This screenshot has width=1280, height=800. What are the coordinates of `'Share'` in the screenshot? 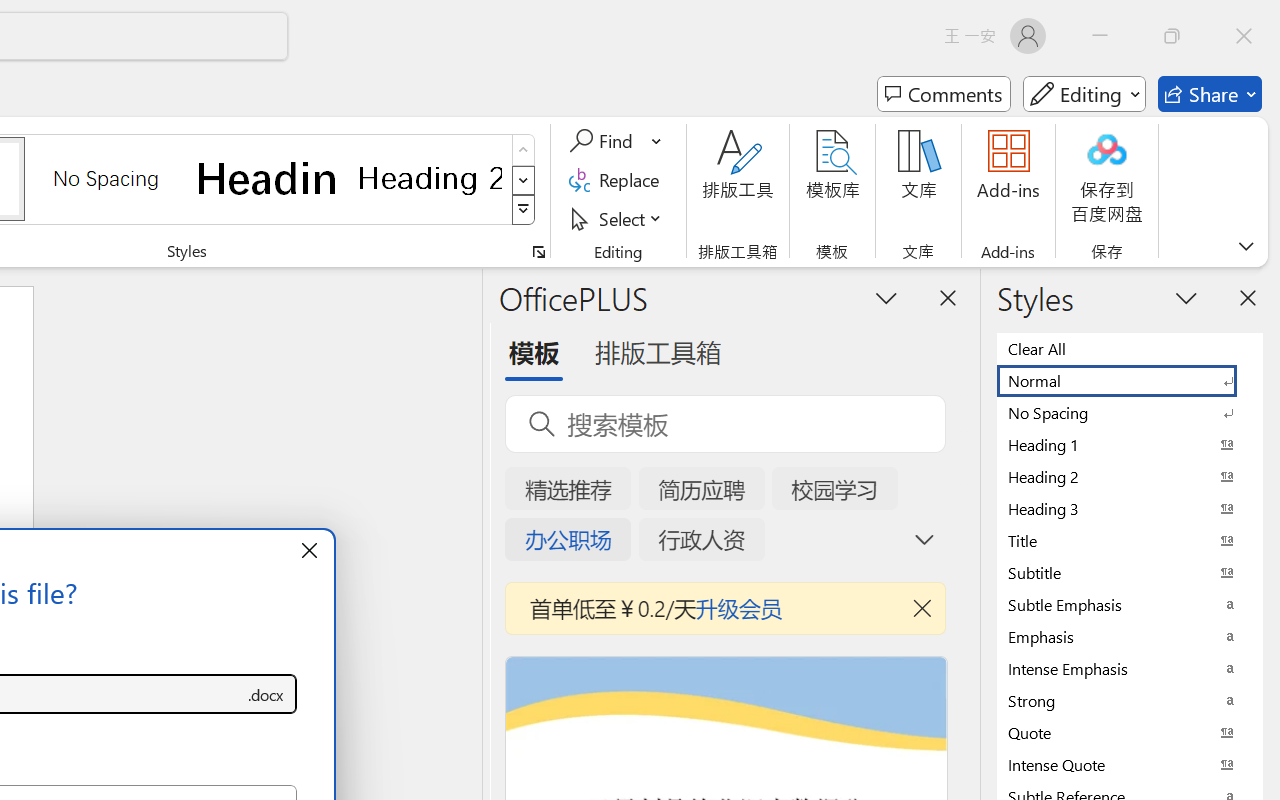 It's located at (1209, 94).